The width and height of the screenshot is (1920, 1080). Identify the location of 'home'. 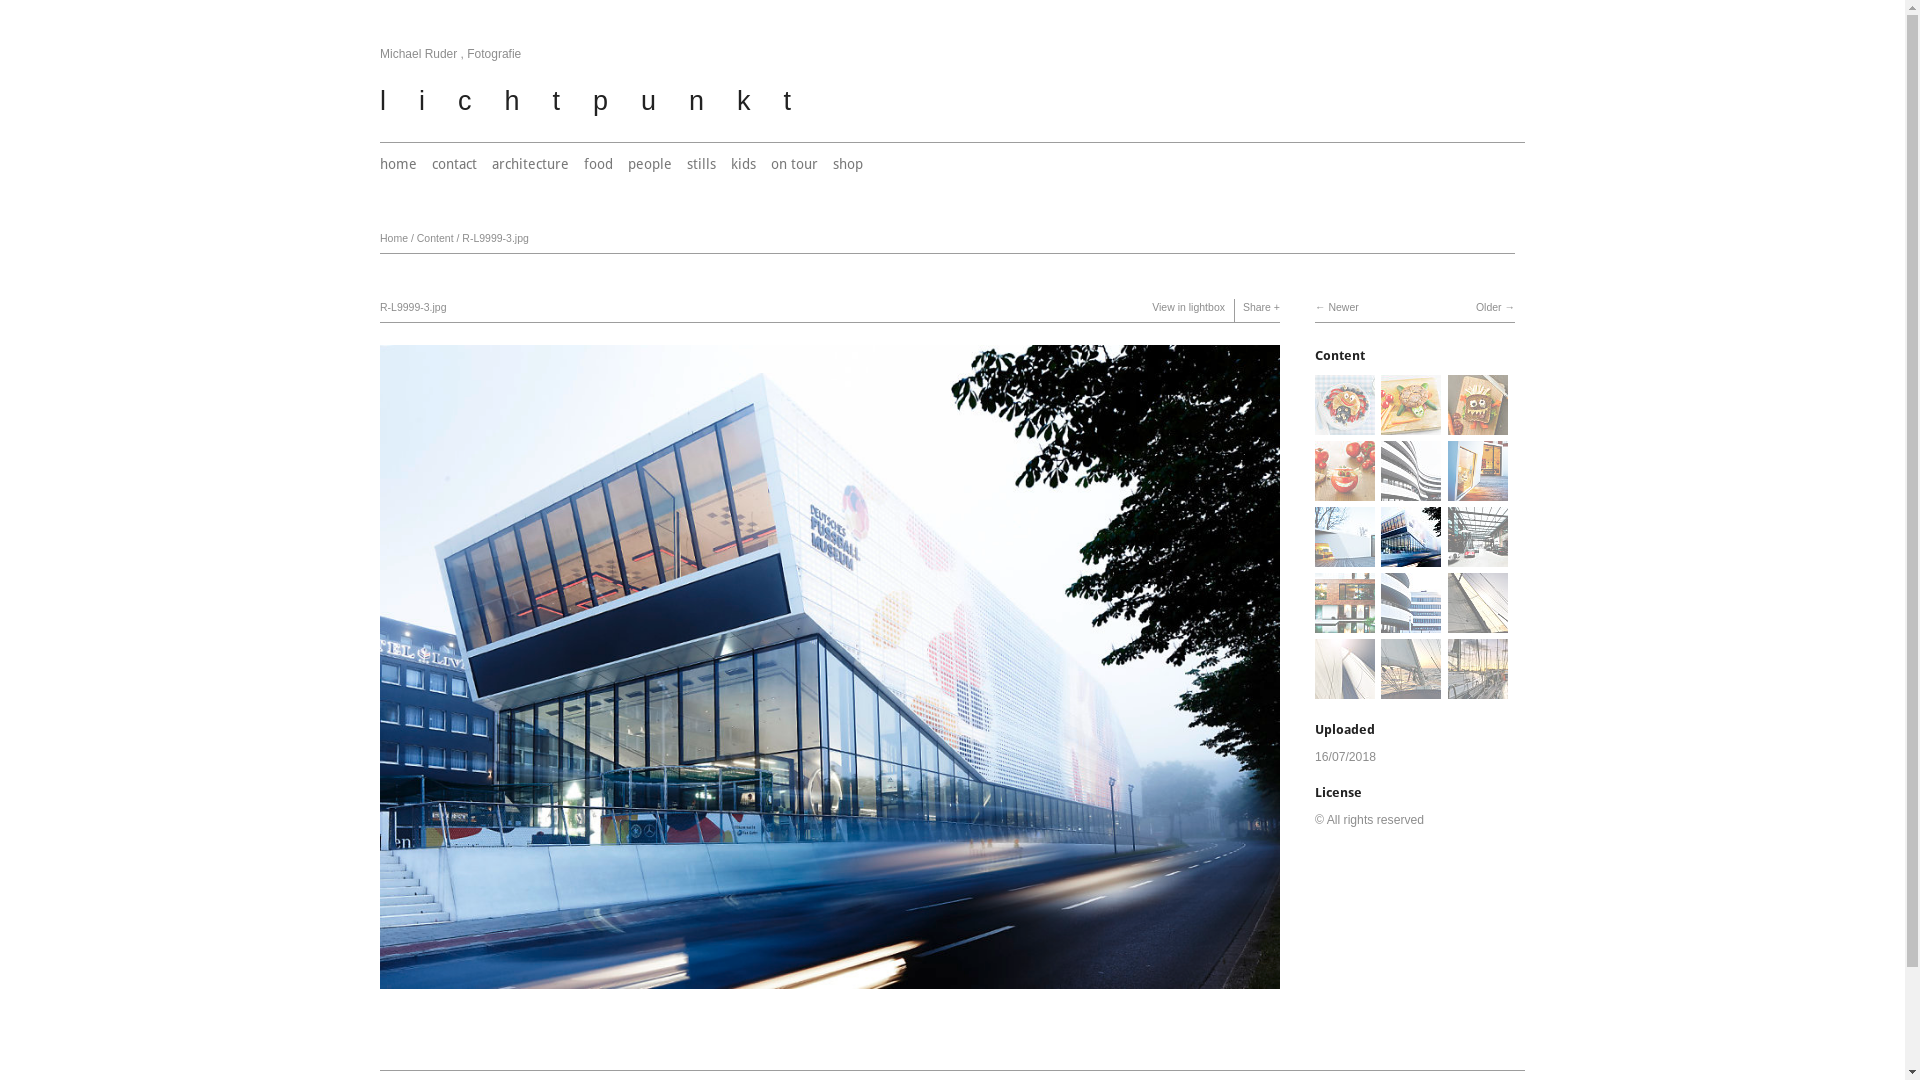
(379, 163).